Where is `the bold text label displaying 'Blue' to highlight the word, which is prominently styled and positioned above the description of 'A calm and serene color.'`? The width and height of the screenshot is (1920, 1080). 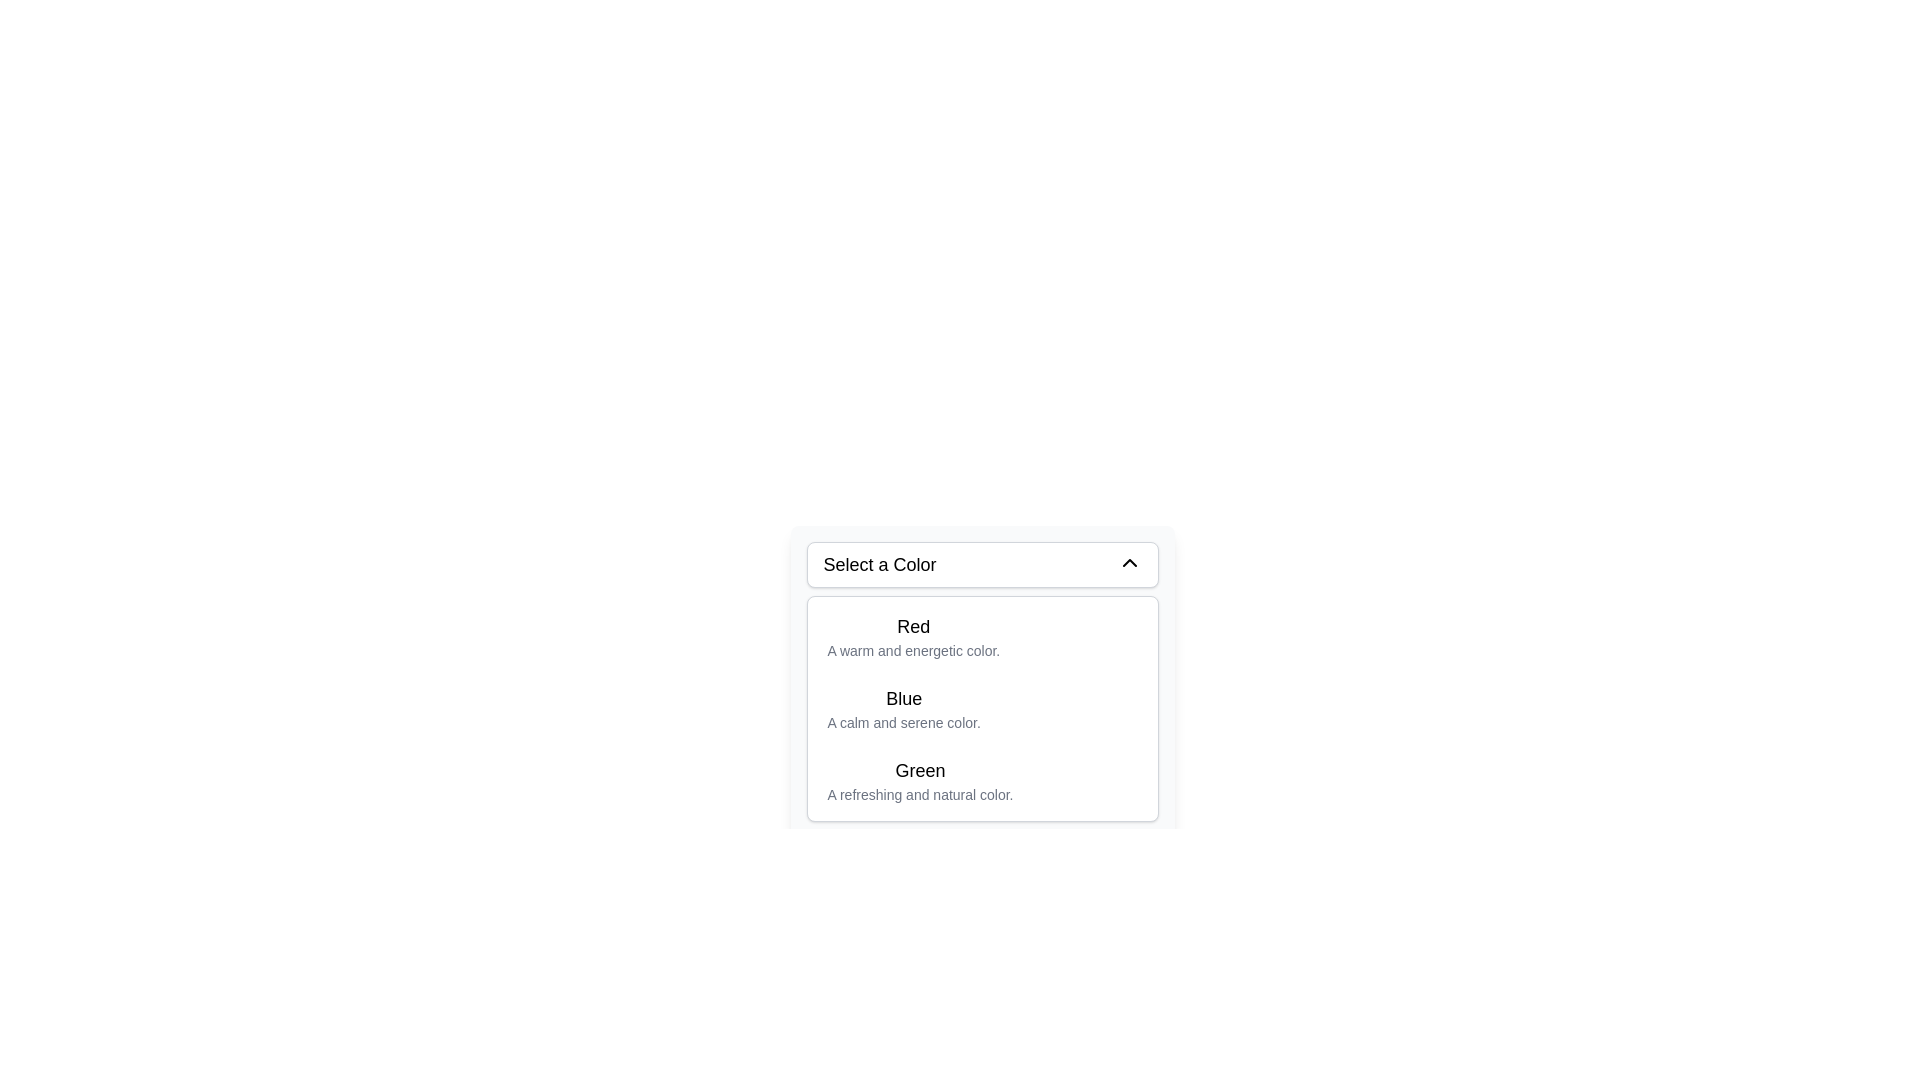
the bold text label displaying 'Blue' to highlight the word, which is prominently styled and positioned above the description of 'A calm and serene color.' is located at coordinates (903, 697).